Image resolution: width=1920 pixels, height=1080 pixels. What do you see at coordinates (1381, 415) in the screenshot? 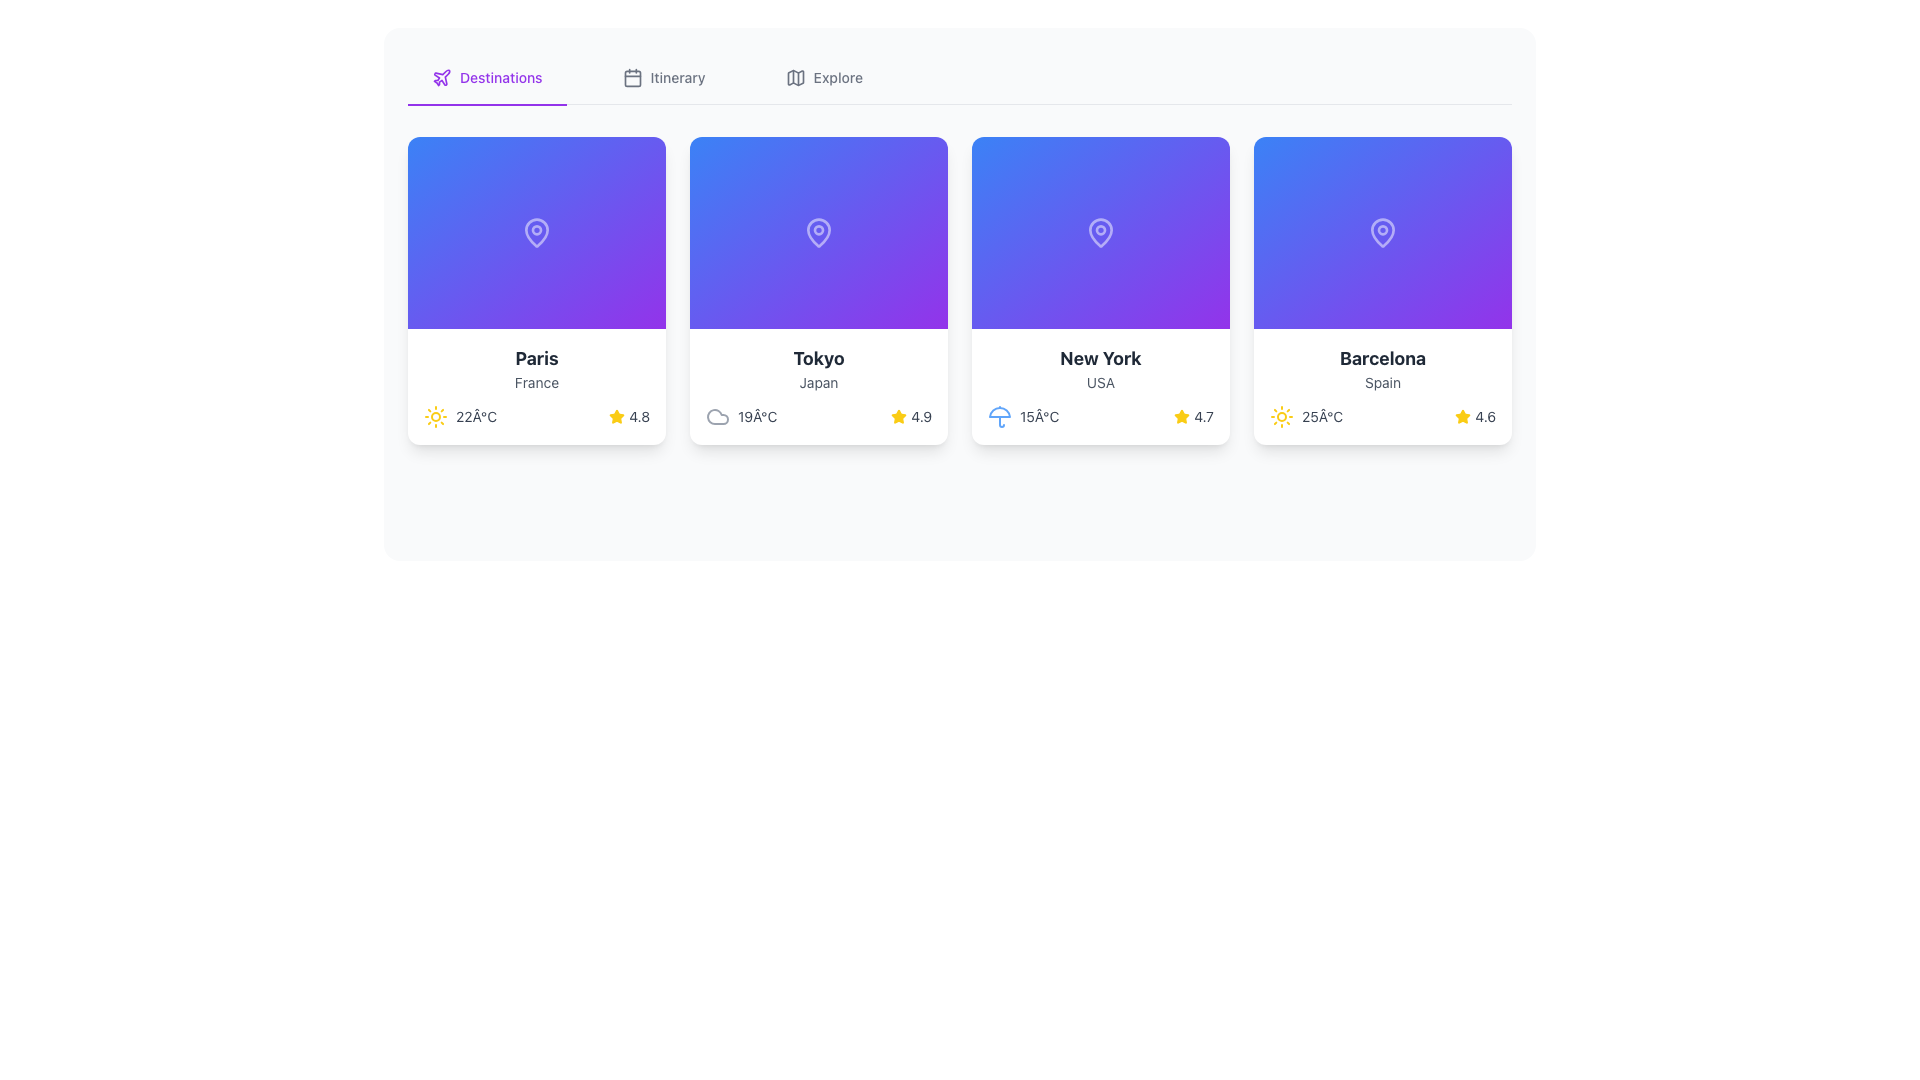
I see `the informational display conveying weather information for Barcelona, located at the rightmost side of the card below the text 'Barcelona' and 'Spain'` at bounding box center [1381, 415].